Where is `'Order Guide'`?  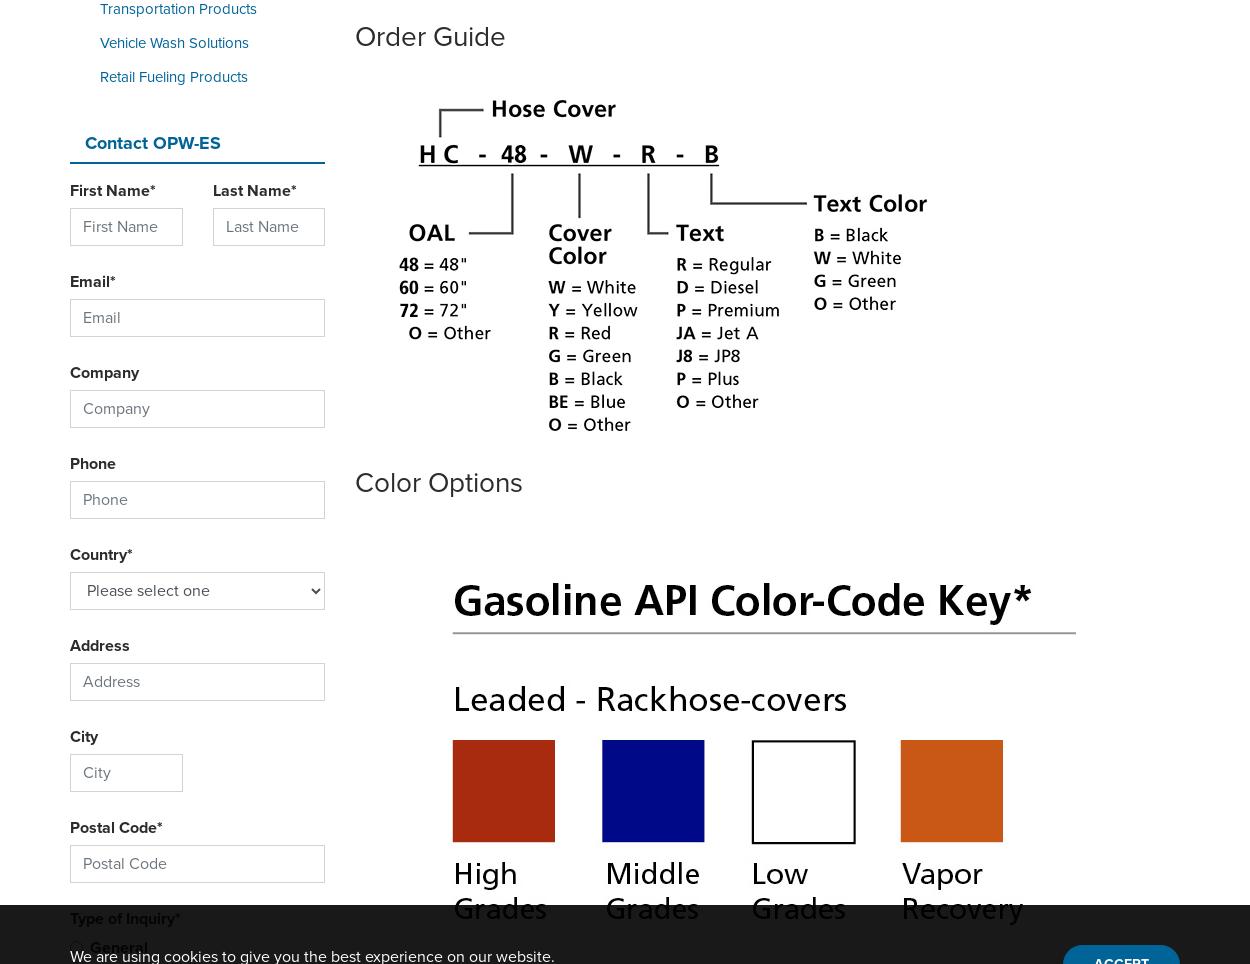 'Order Guide' is located at coordinates (430, 34).